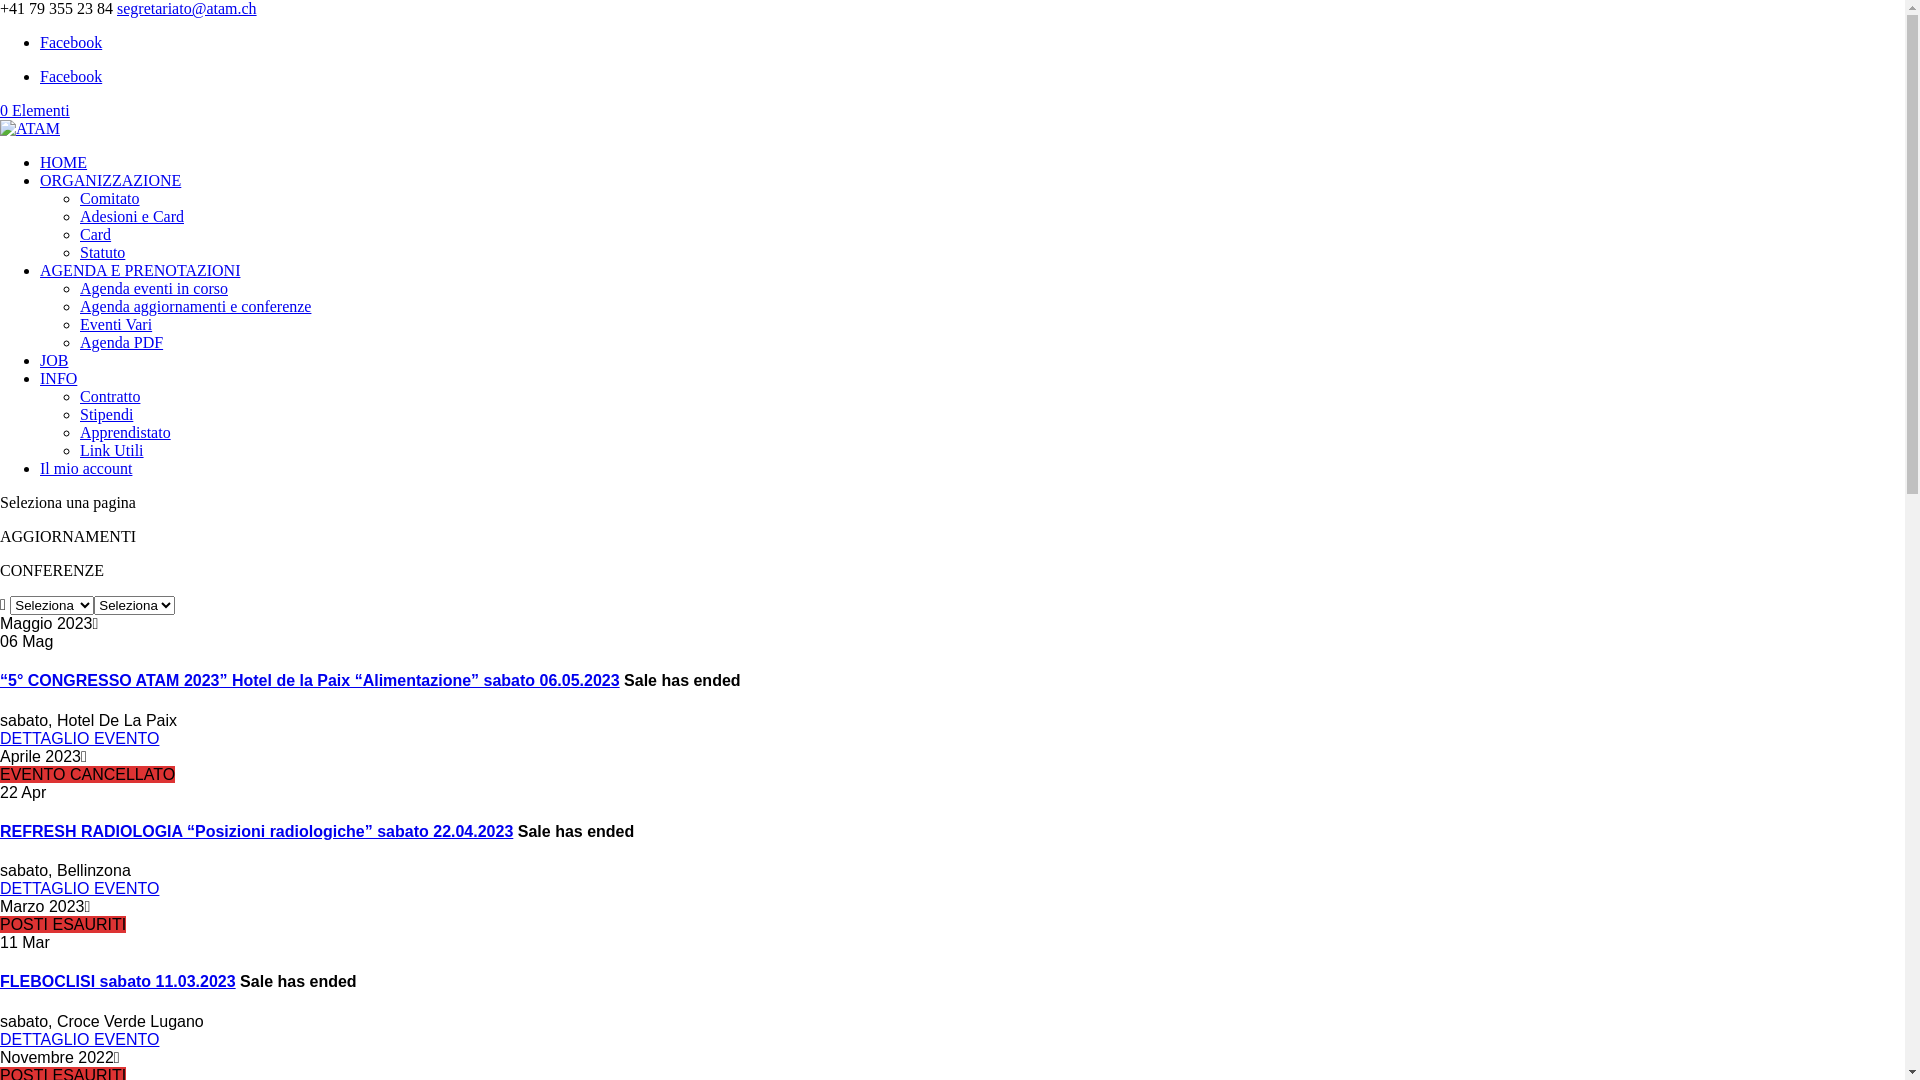  I want to click on 'Facebook', so click(71, 42).